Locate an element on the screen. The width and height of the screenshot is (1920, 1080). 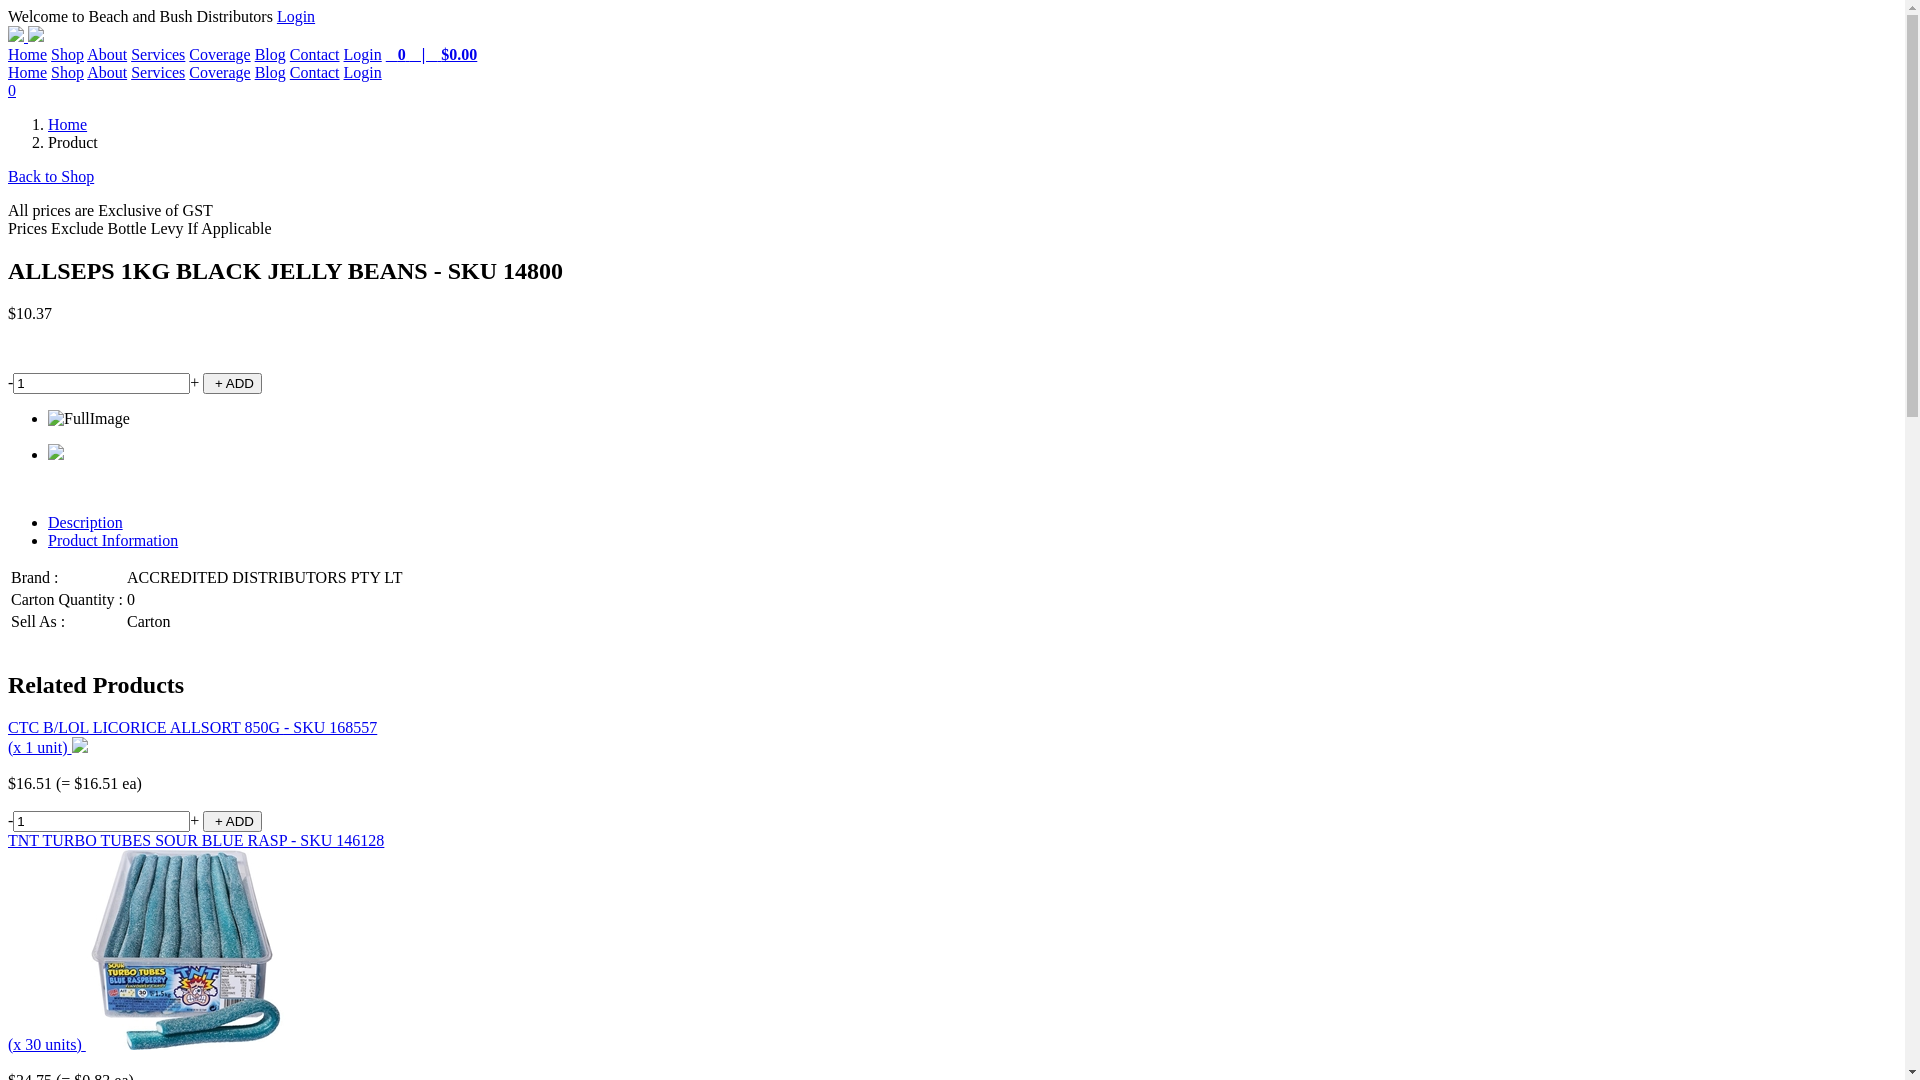
'Description' is located at coordinates (84, 521).